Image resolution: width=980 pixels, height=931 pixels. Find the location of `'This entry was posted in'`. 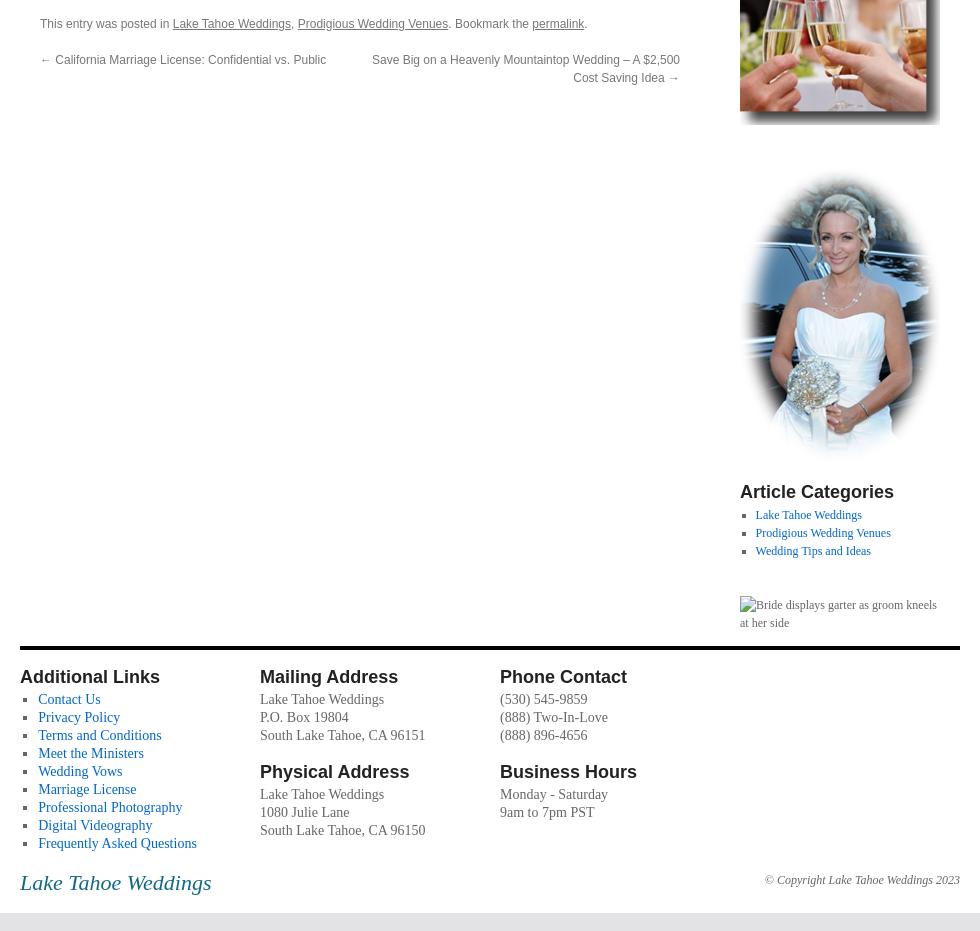

'This entry was posted in' is located at coordinates (106, 21).